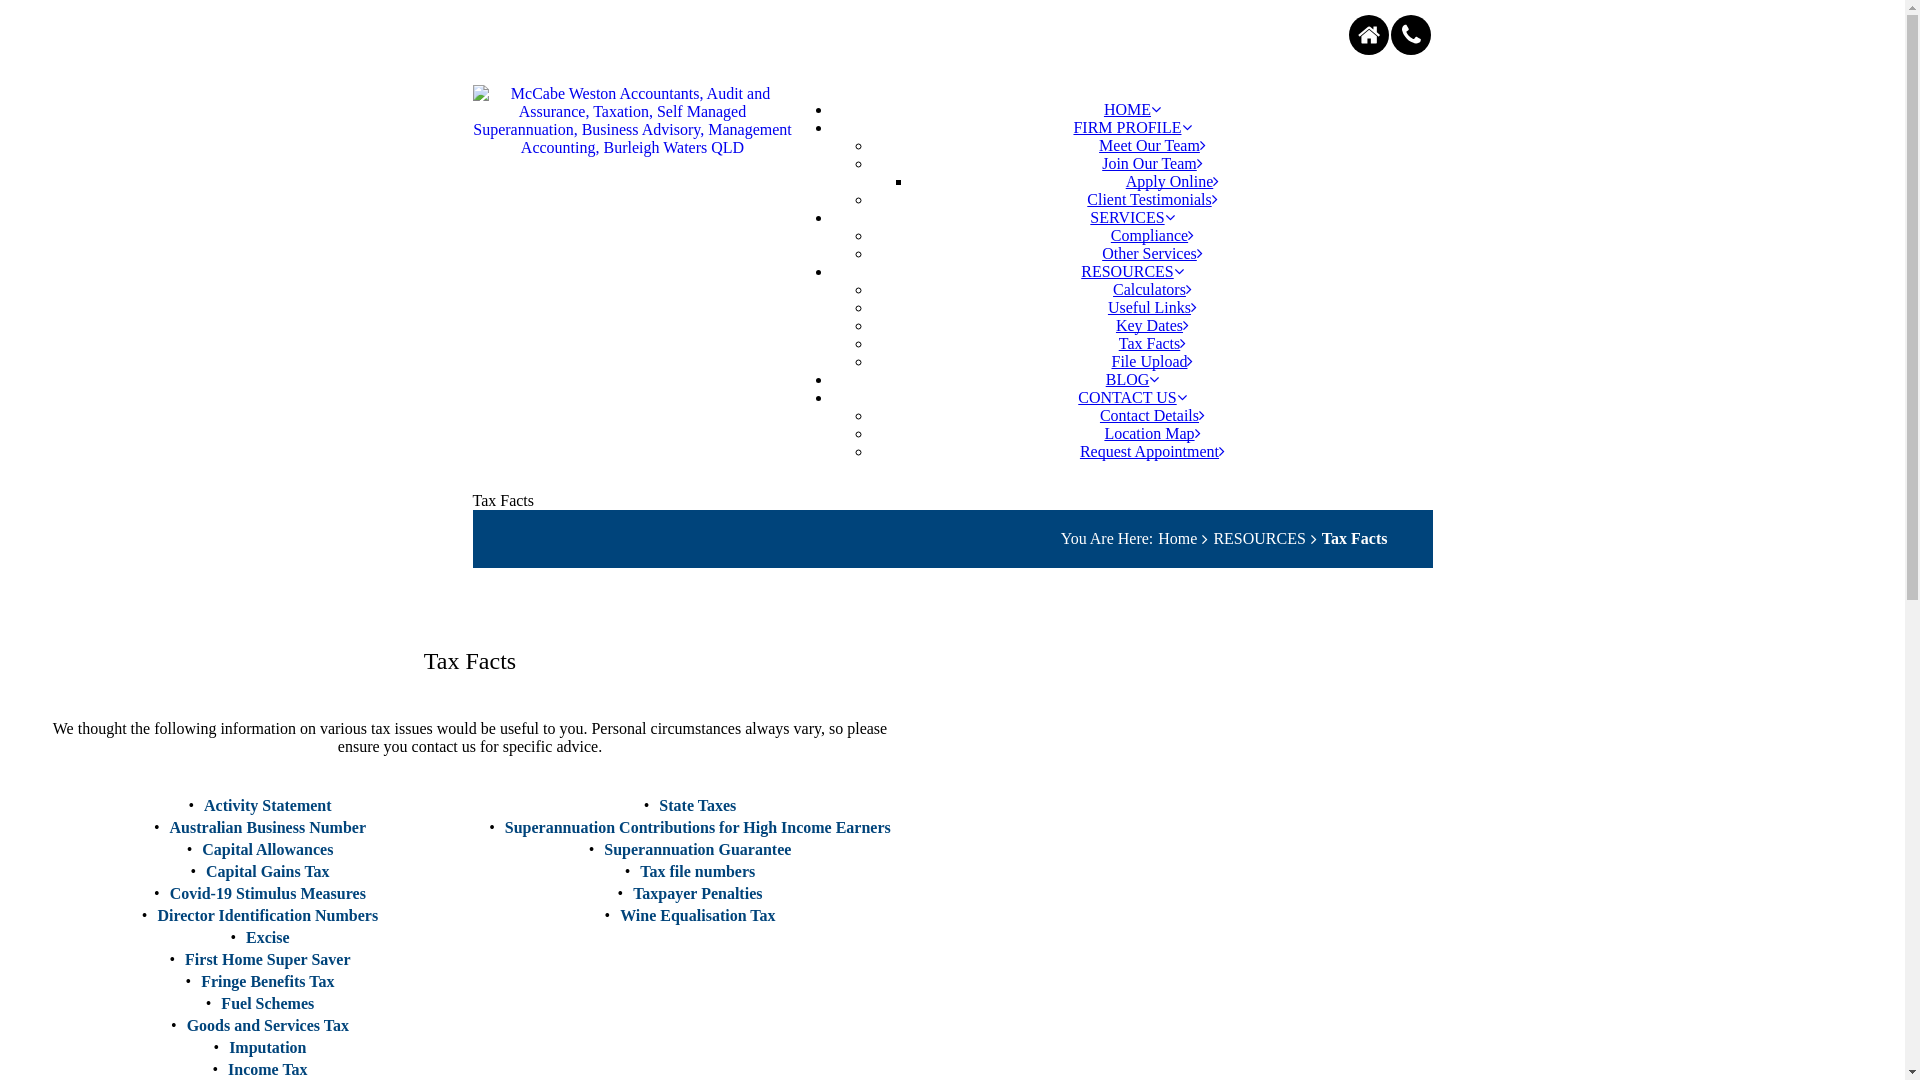 The height and width of the screenshot is (1080, 1920). I want to click on 'Tax Facts', so click(1152, 342).